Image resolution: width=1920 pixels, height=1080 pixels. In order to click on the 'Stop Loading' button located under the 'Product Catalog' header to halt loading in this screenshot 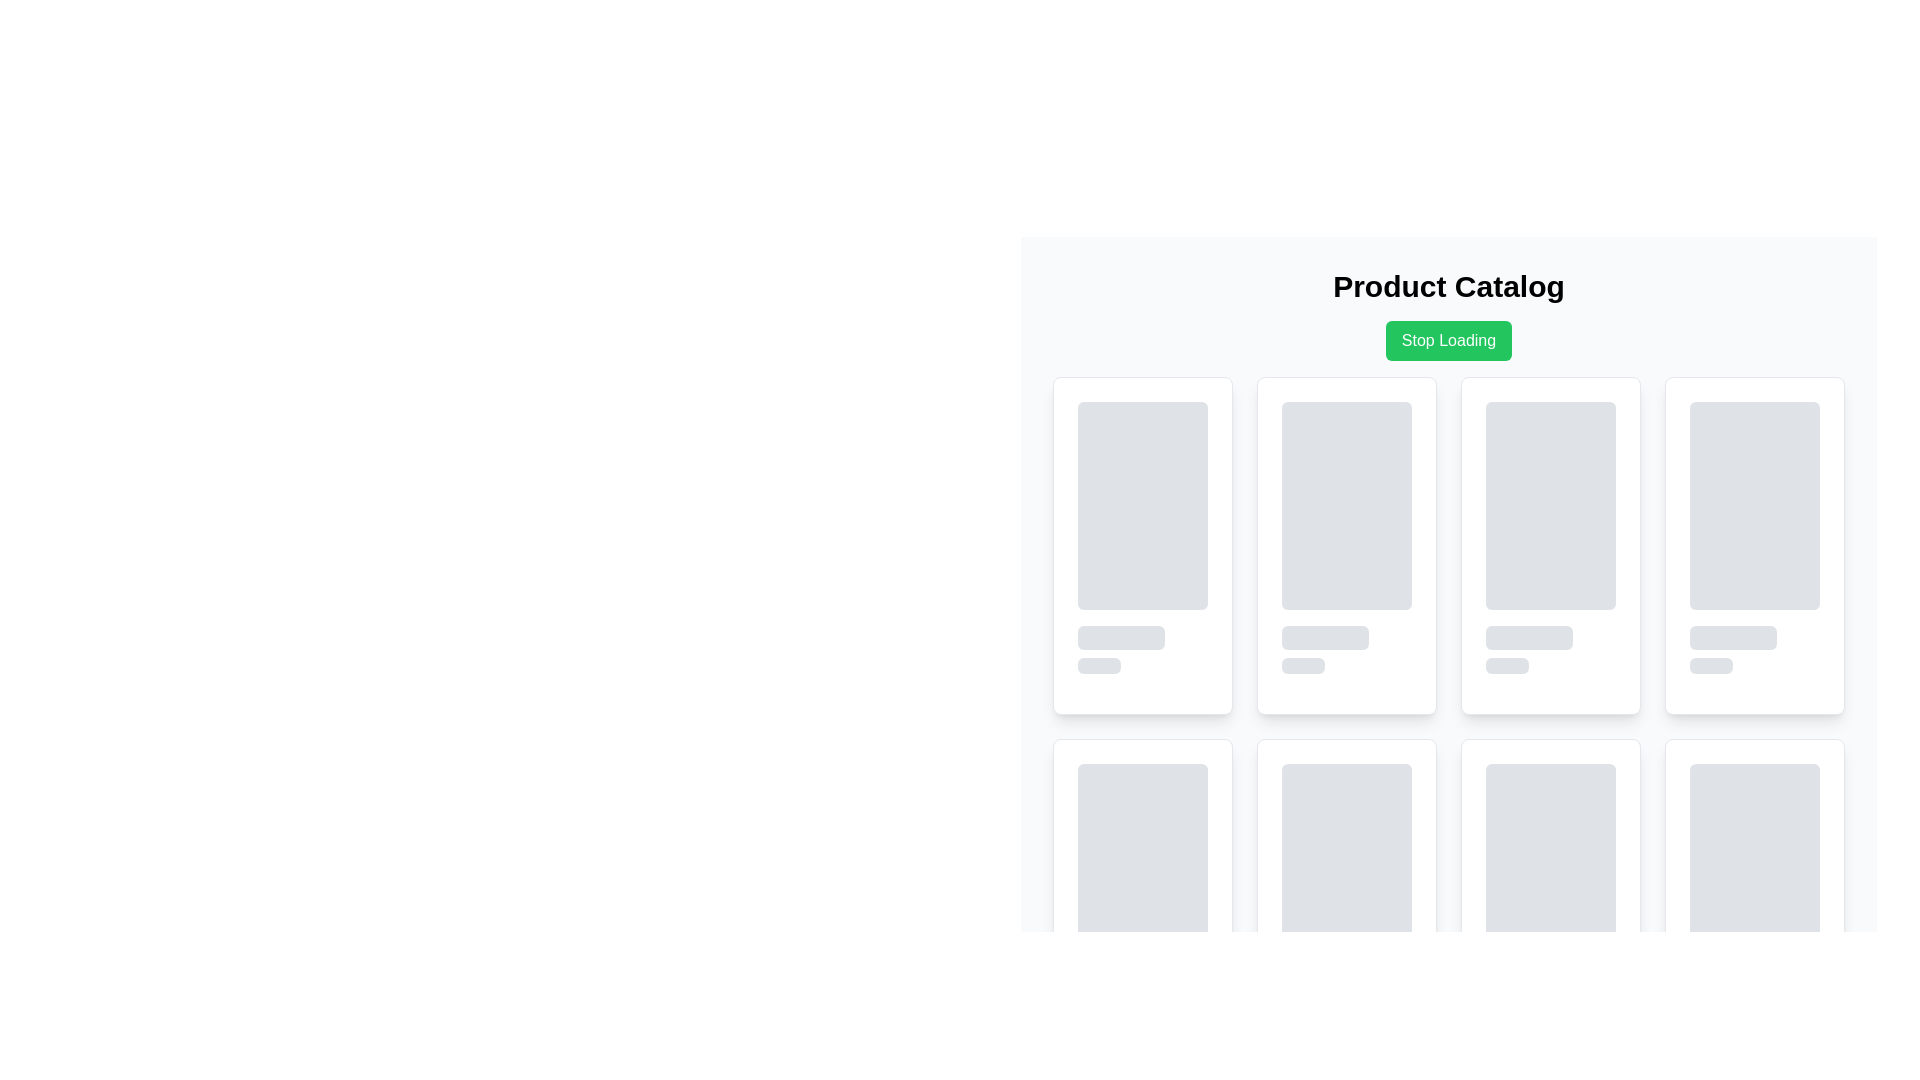, I will do `click(1449, 315)`.